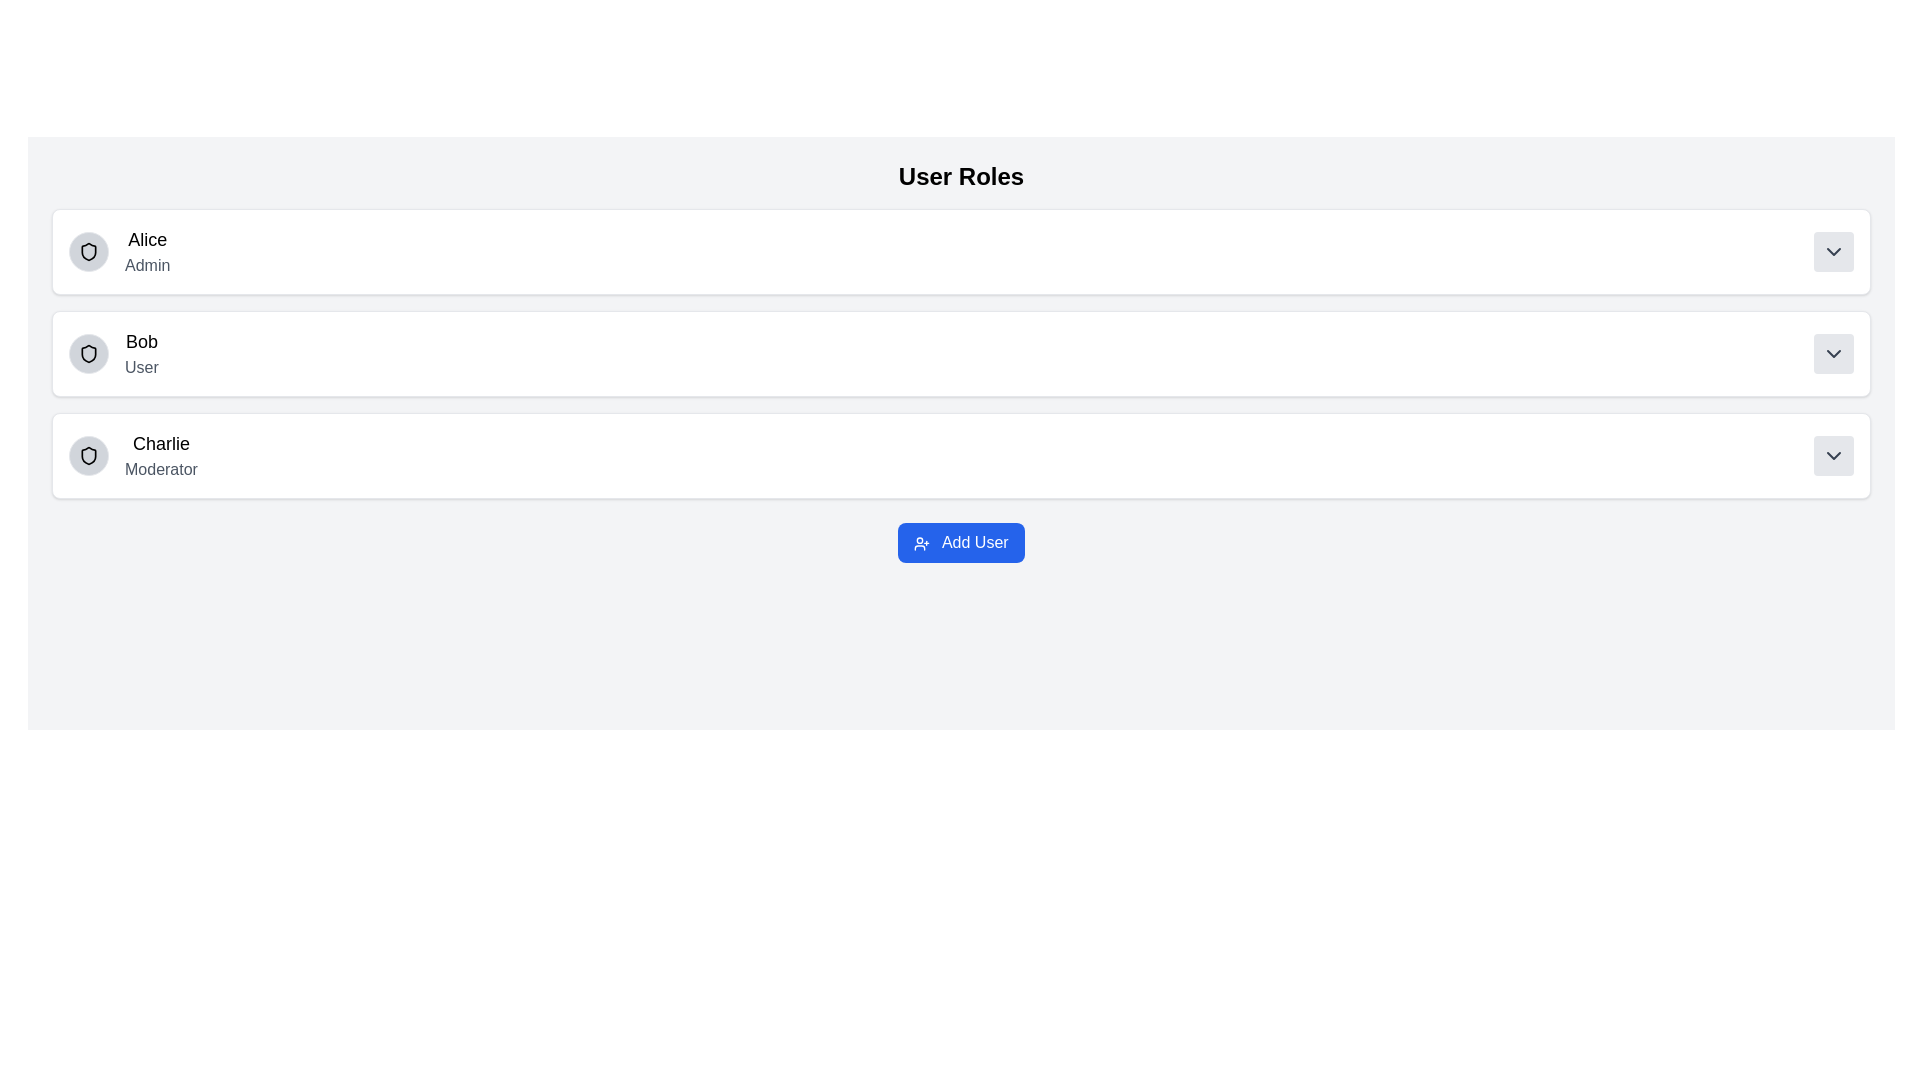 The image size is (1920, 1080). What do you see at coordinates (88, 455) in the screenshot?
I see `the Icon Badge (User Role Indicator) representing the user 'Charlie', which indicates their role as 'Moderator'` at bounding box center [88, 455].